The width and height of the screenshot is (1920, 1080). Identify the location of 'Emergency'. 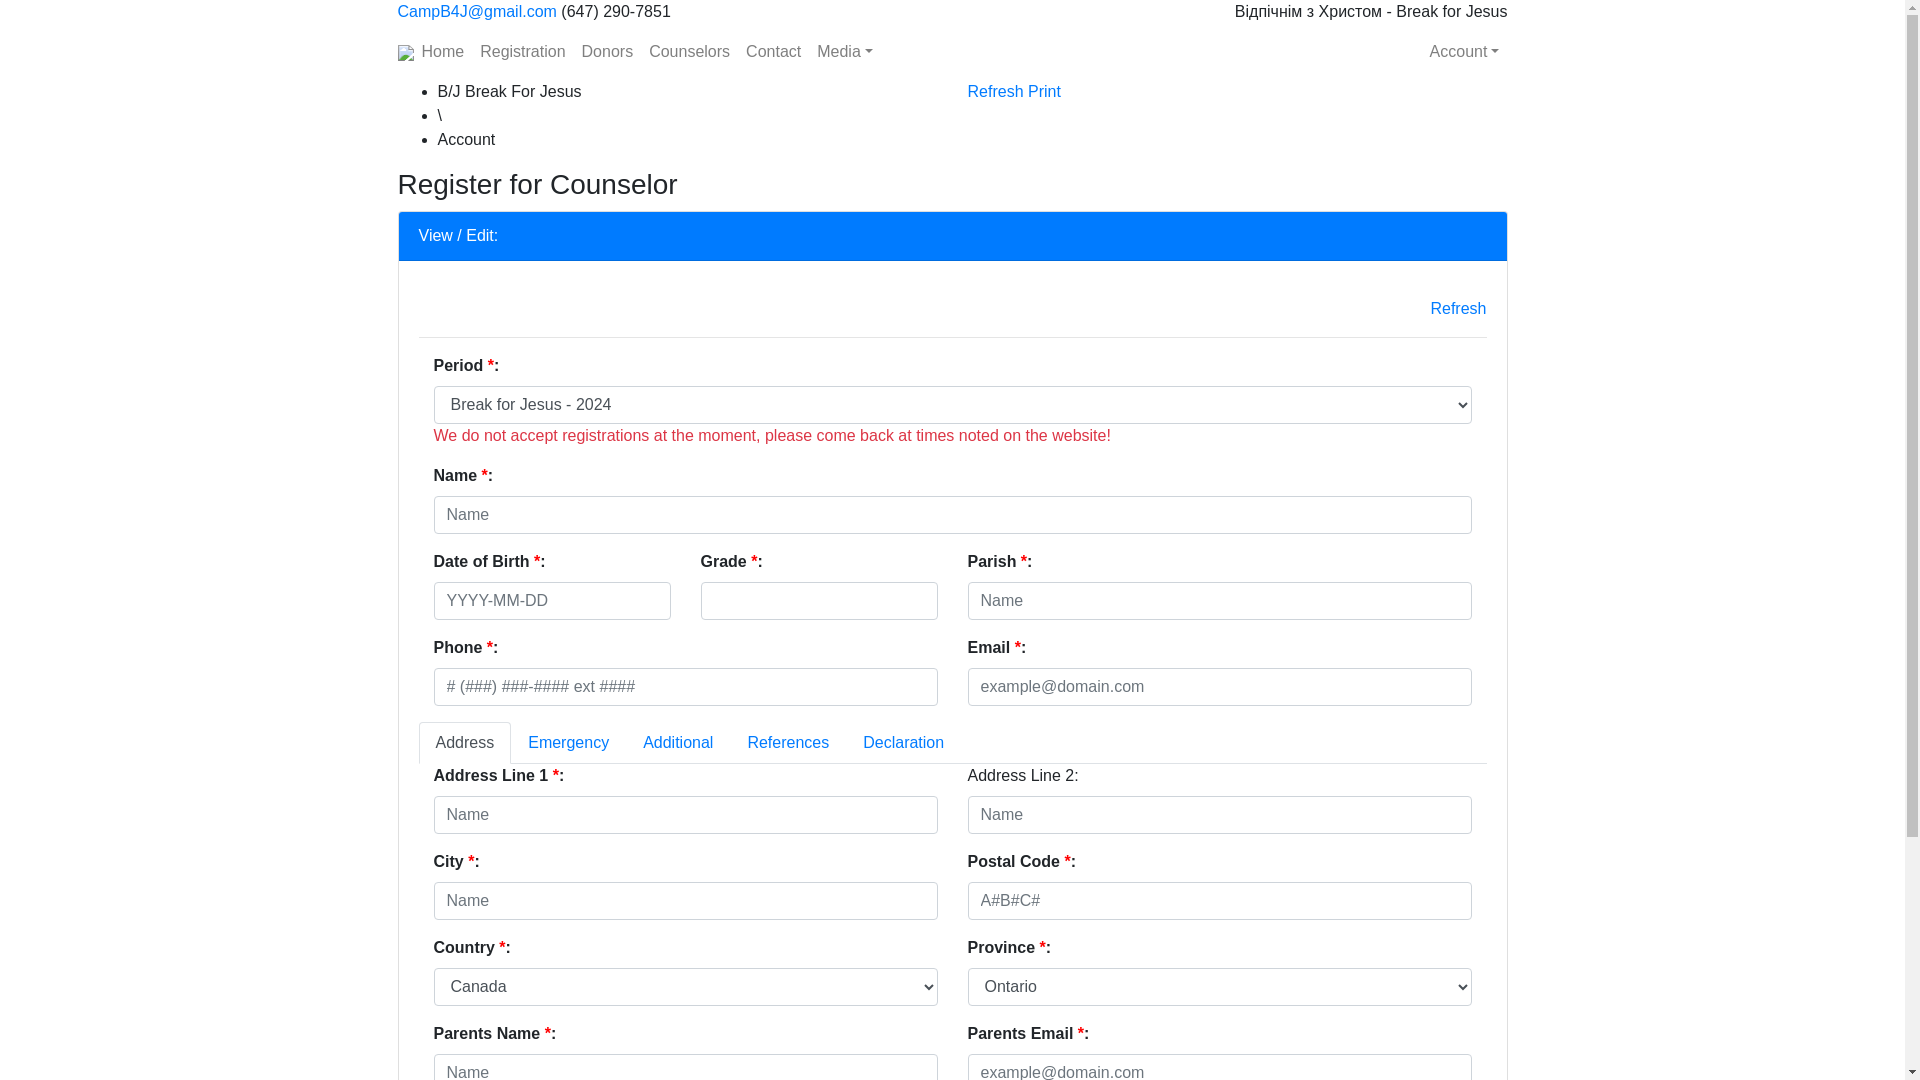
(567, 743).